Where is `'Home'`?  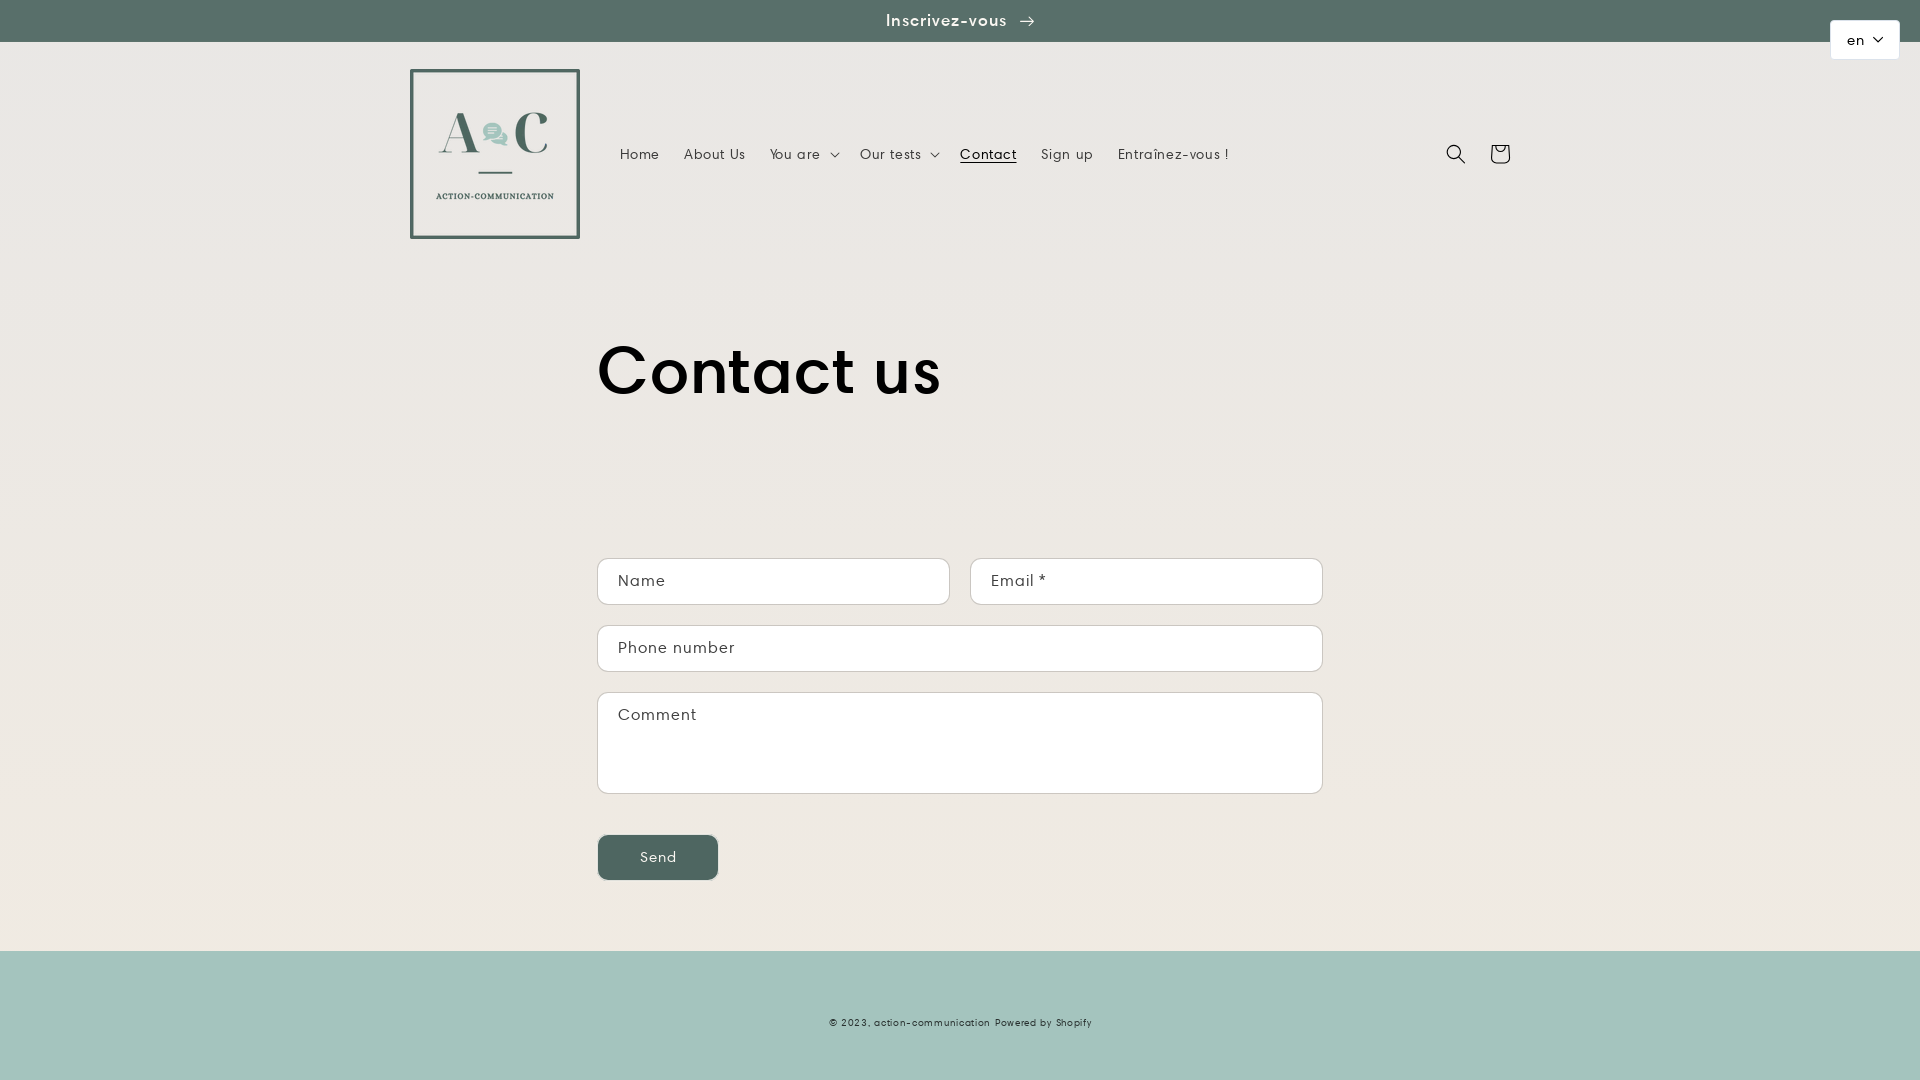 'Home' is located at coordinates (638, 153).